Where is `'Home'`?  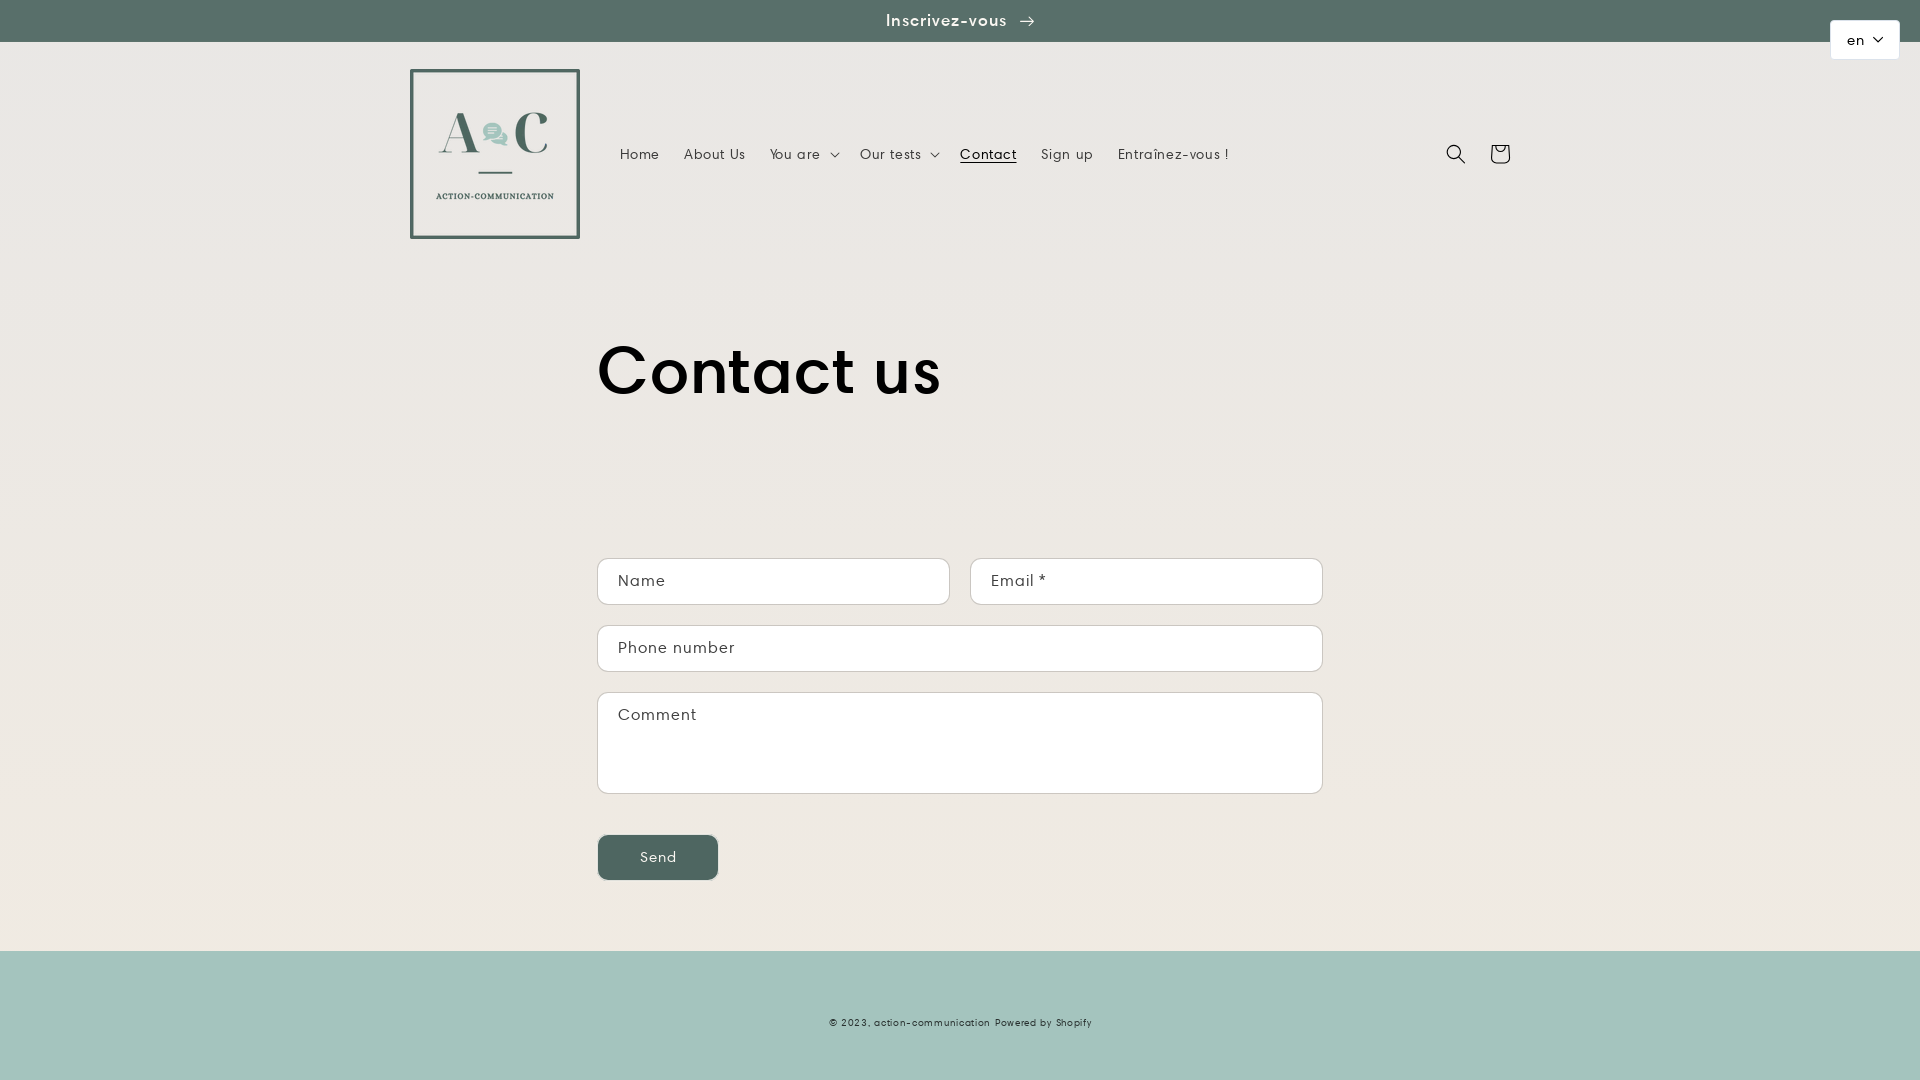 'Home' is located at coordinates (638, 153).